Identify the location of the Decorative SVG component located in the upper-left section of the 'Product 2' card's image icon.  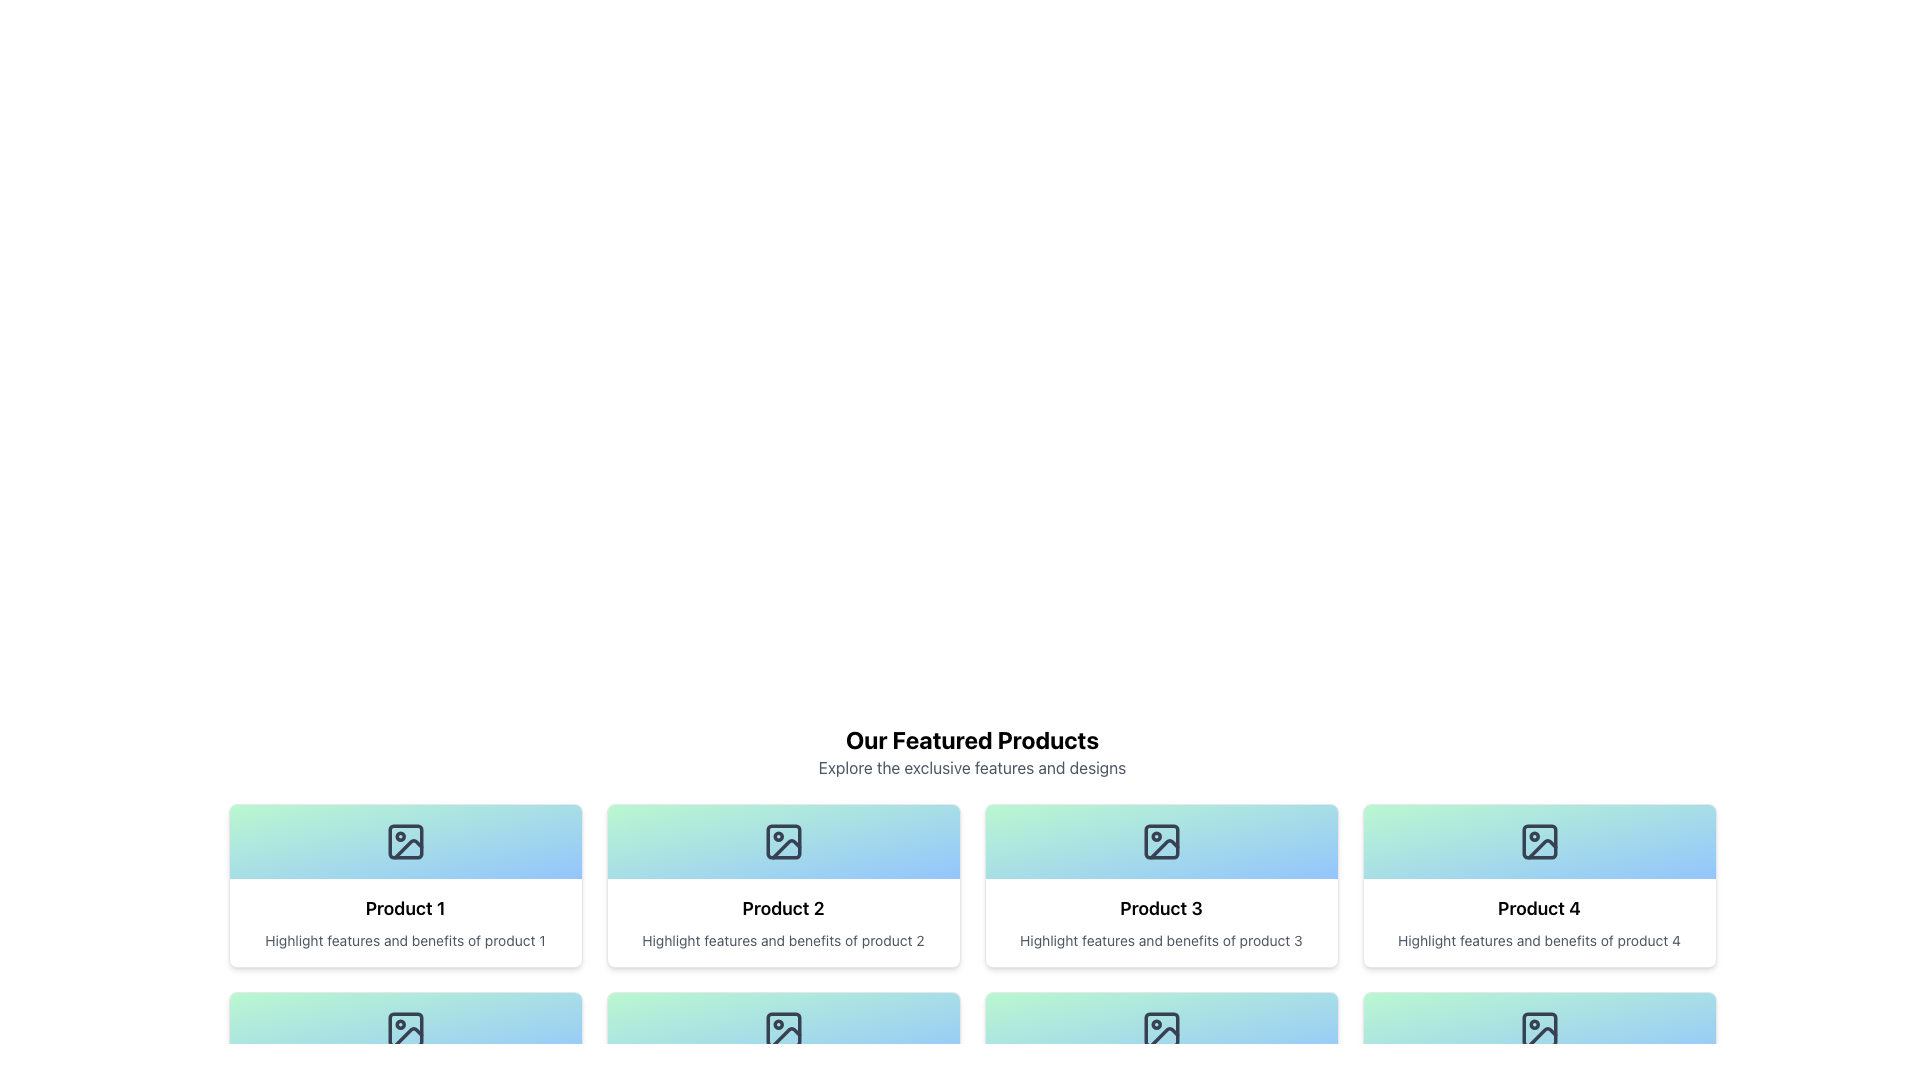
(782, 841).